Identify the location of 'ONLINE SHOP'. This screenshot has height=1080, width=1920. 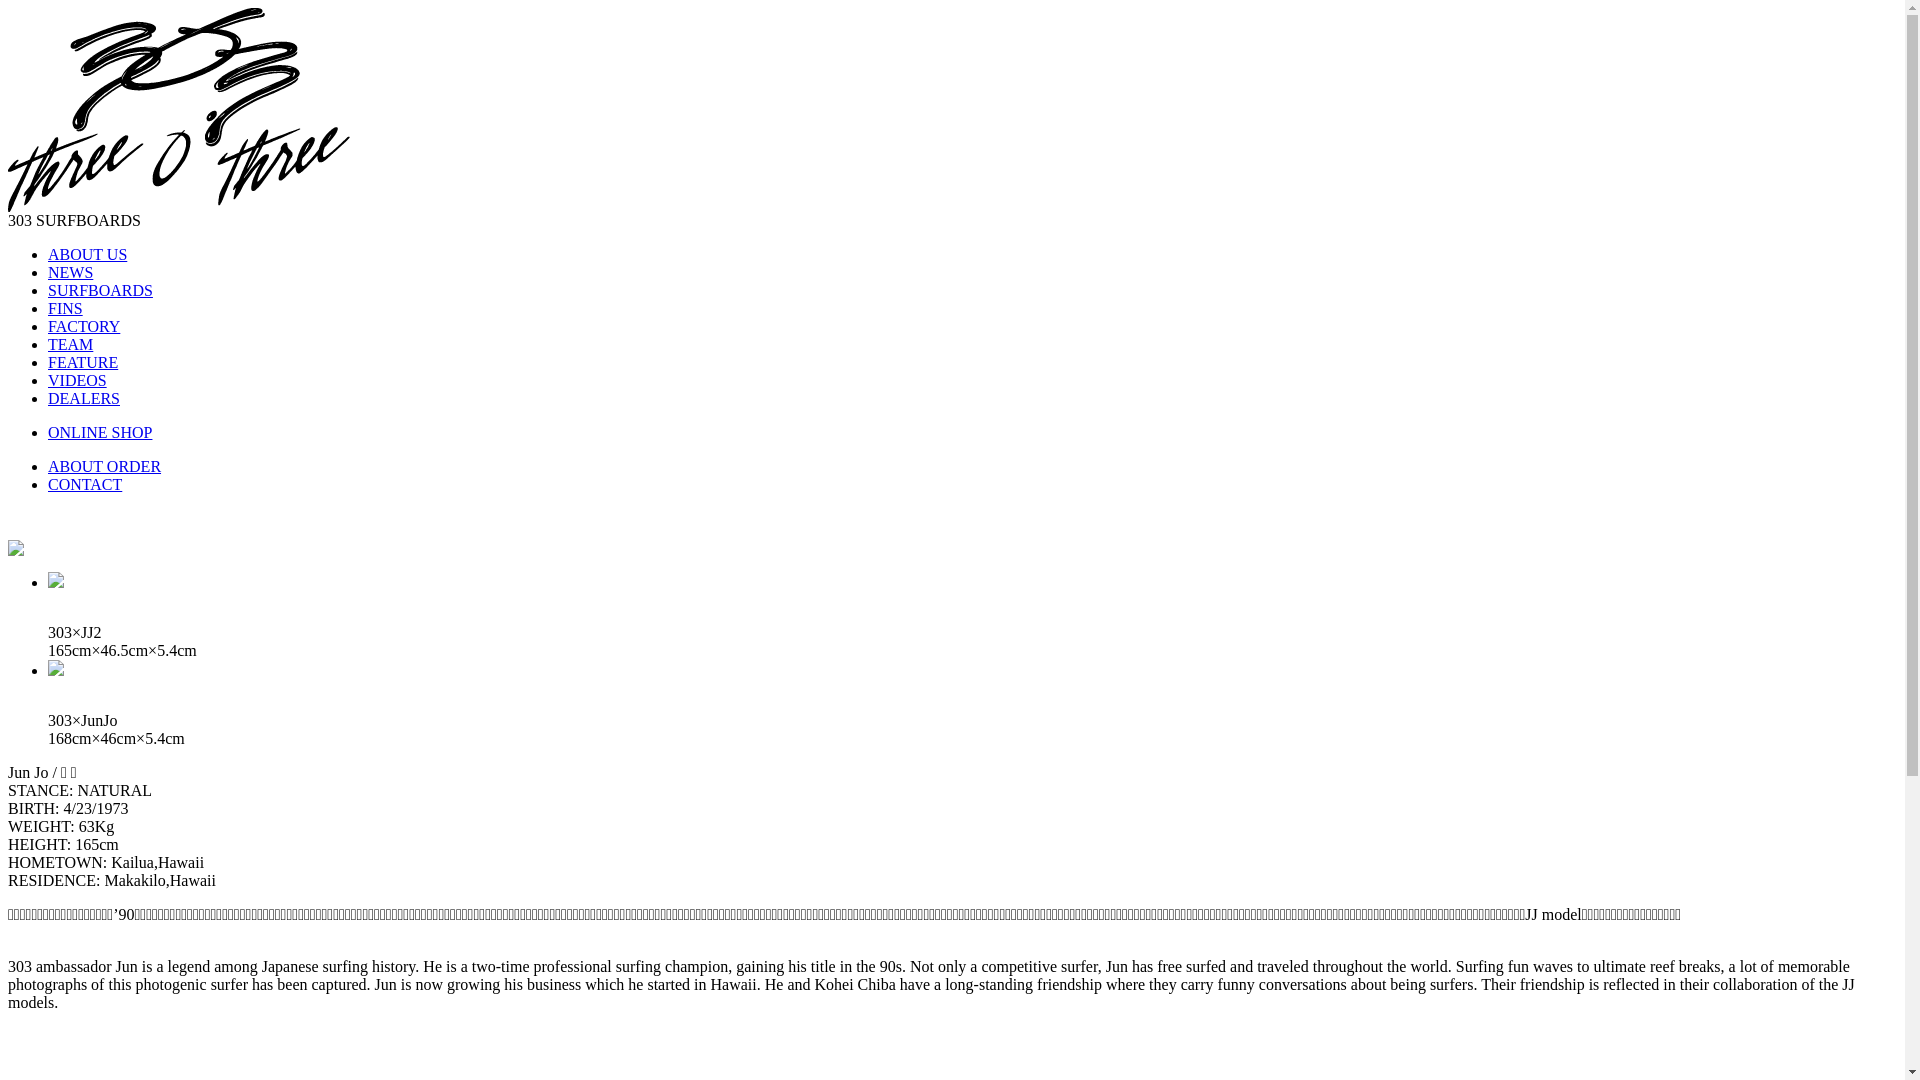
(48, 431).